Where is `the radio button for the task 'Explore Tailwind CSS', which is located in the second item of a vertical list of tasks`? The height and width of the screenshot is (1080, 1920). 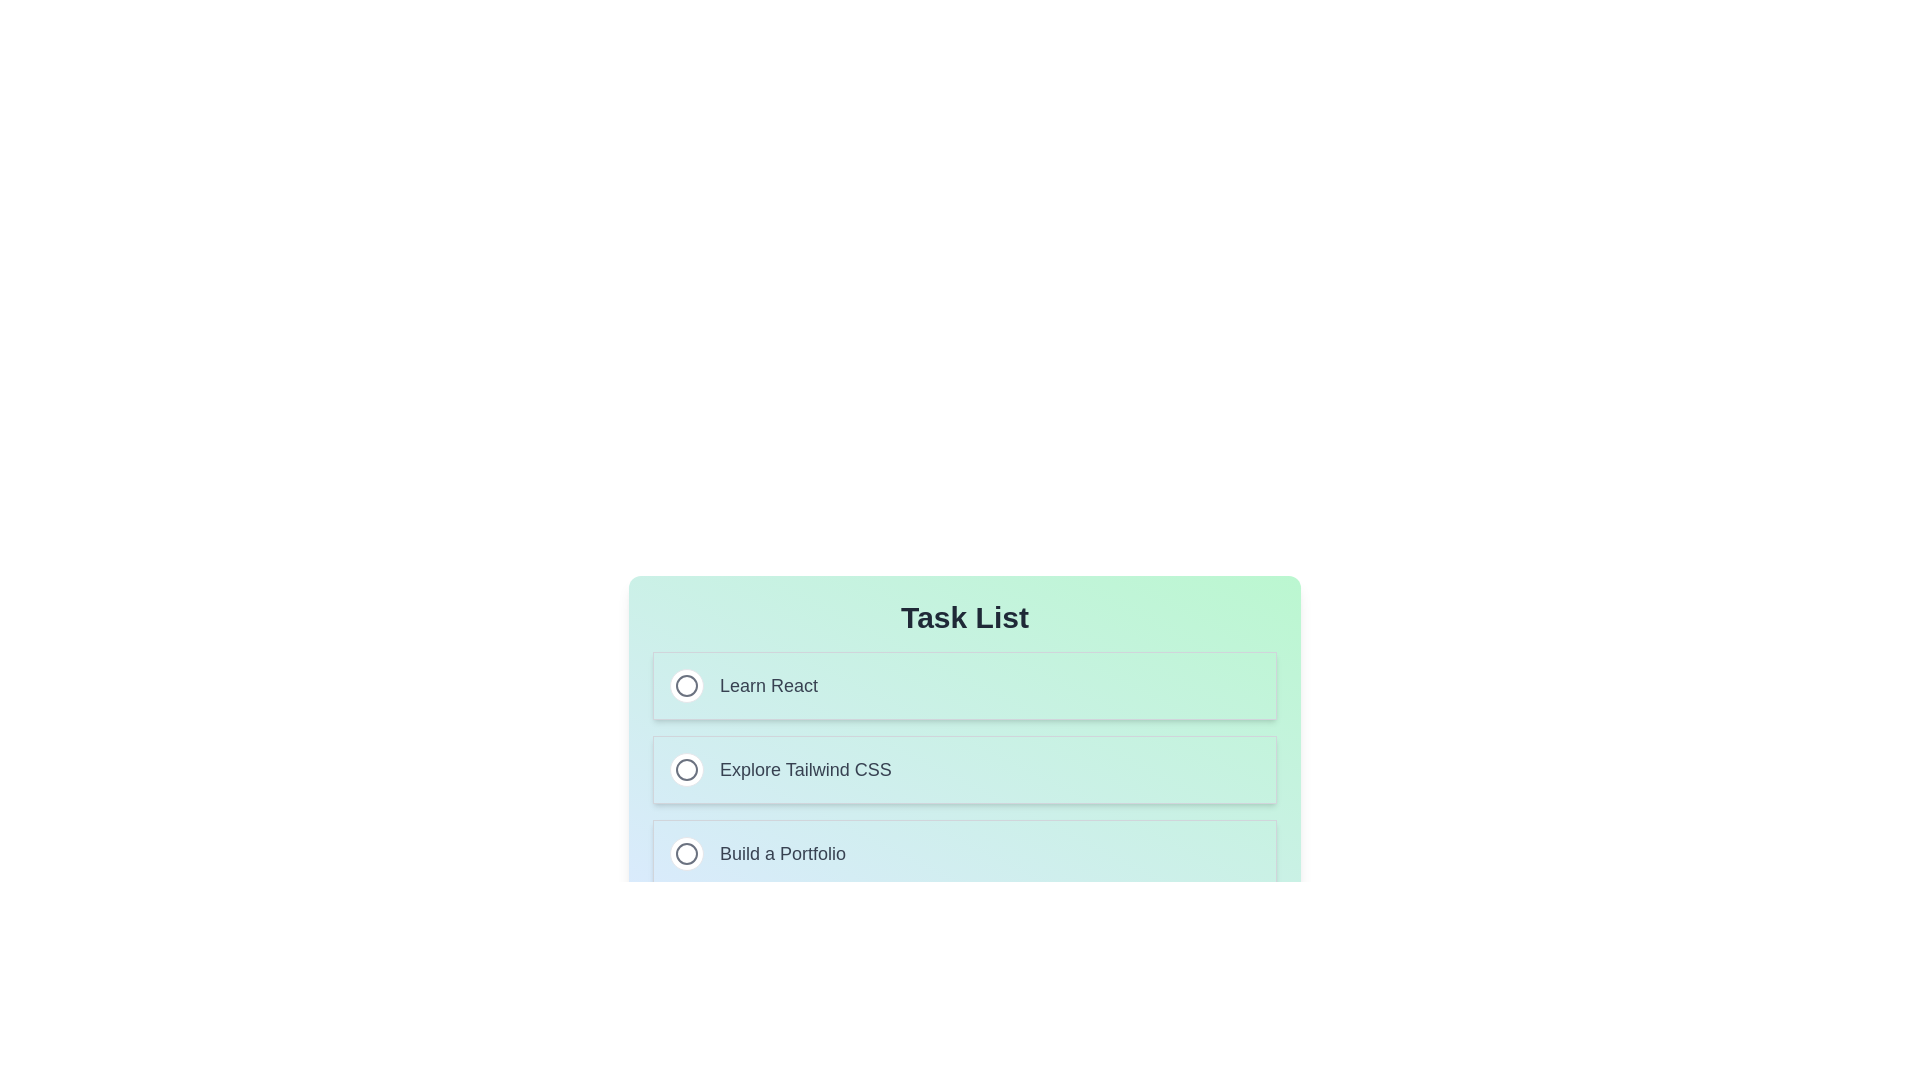 the radio button for the task 'Explore Tailwind CSS', which is located in the second item of a vertical list of tasks is located at coordinates (686, 769).